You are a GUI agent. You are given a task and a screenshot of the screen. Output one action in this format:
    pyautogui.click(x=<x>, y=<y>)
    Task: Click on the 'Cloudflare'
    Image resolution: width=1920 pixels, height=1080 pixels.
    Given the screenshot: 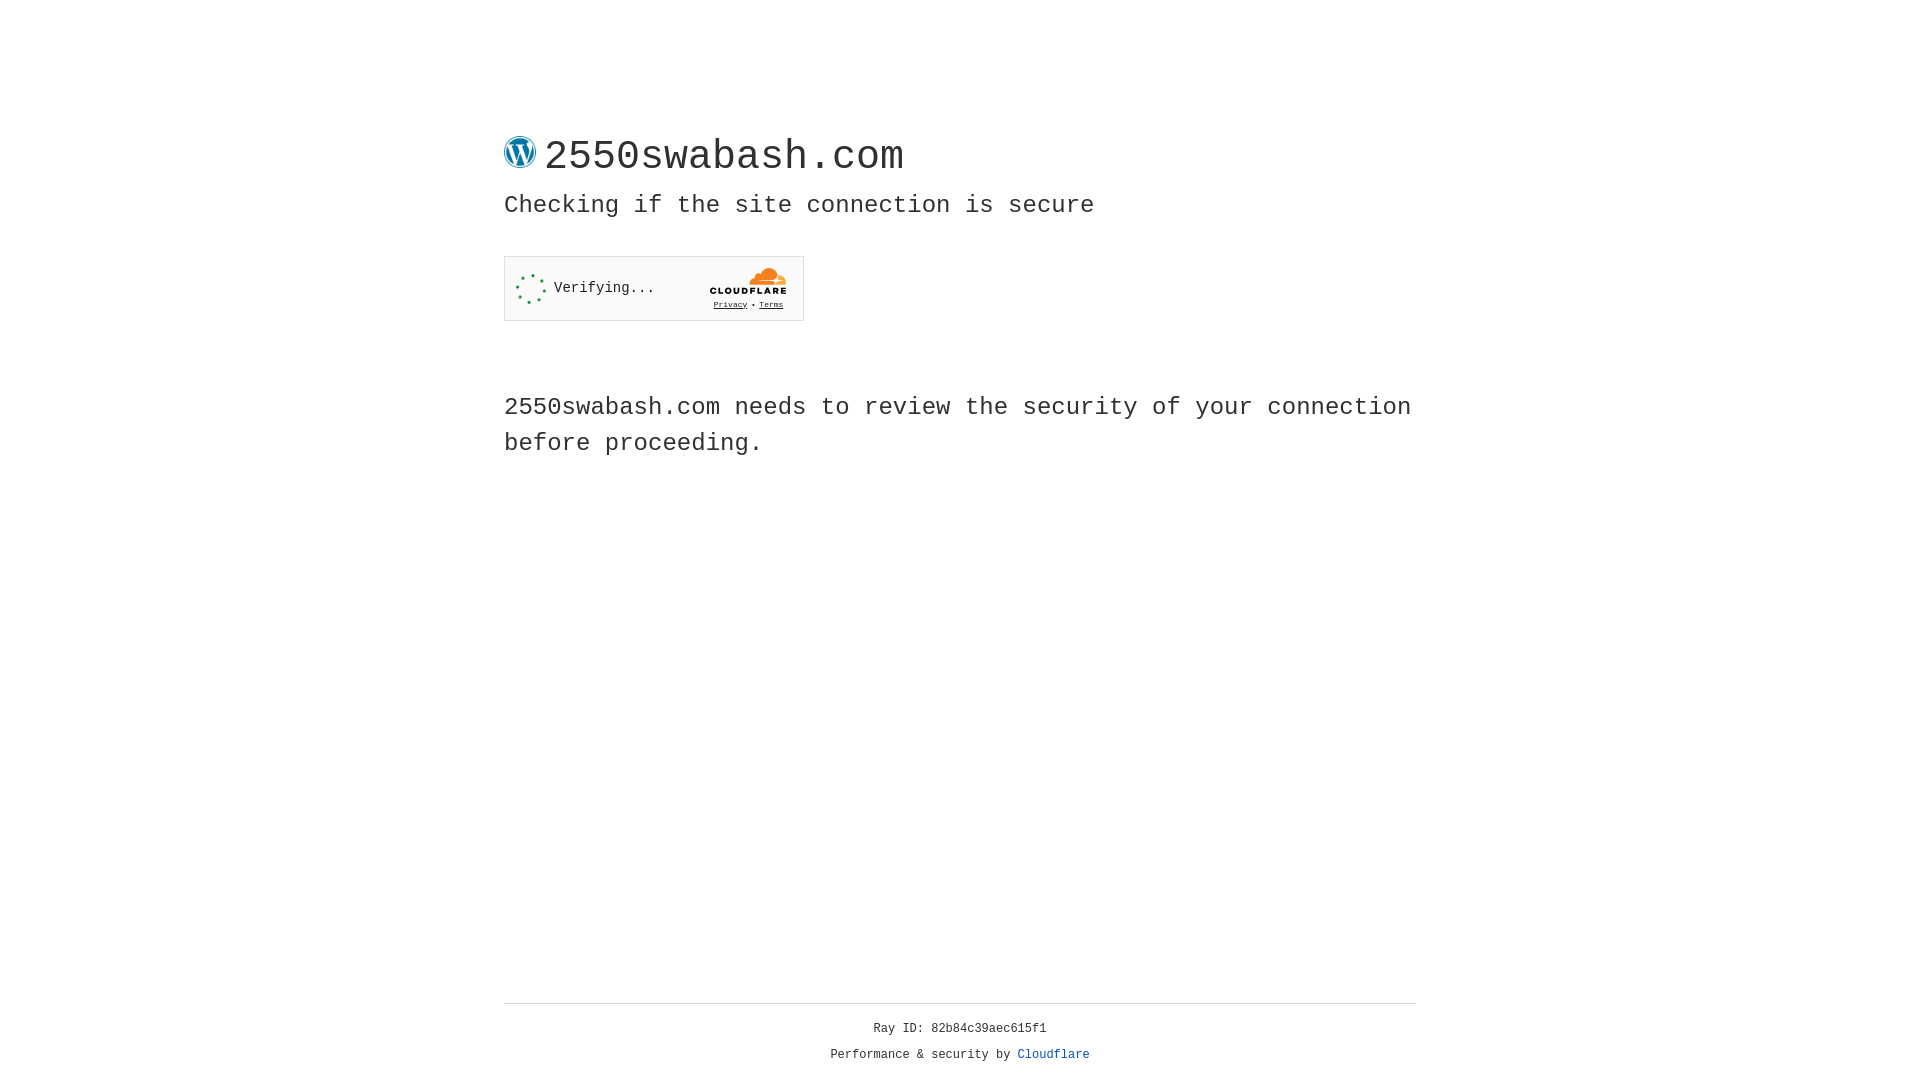 What is the action you would take?
    pyautogui.click(x=1053, y=1054)
    